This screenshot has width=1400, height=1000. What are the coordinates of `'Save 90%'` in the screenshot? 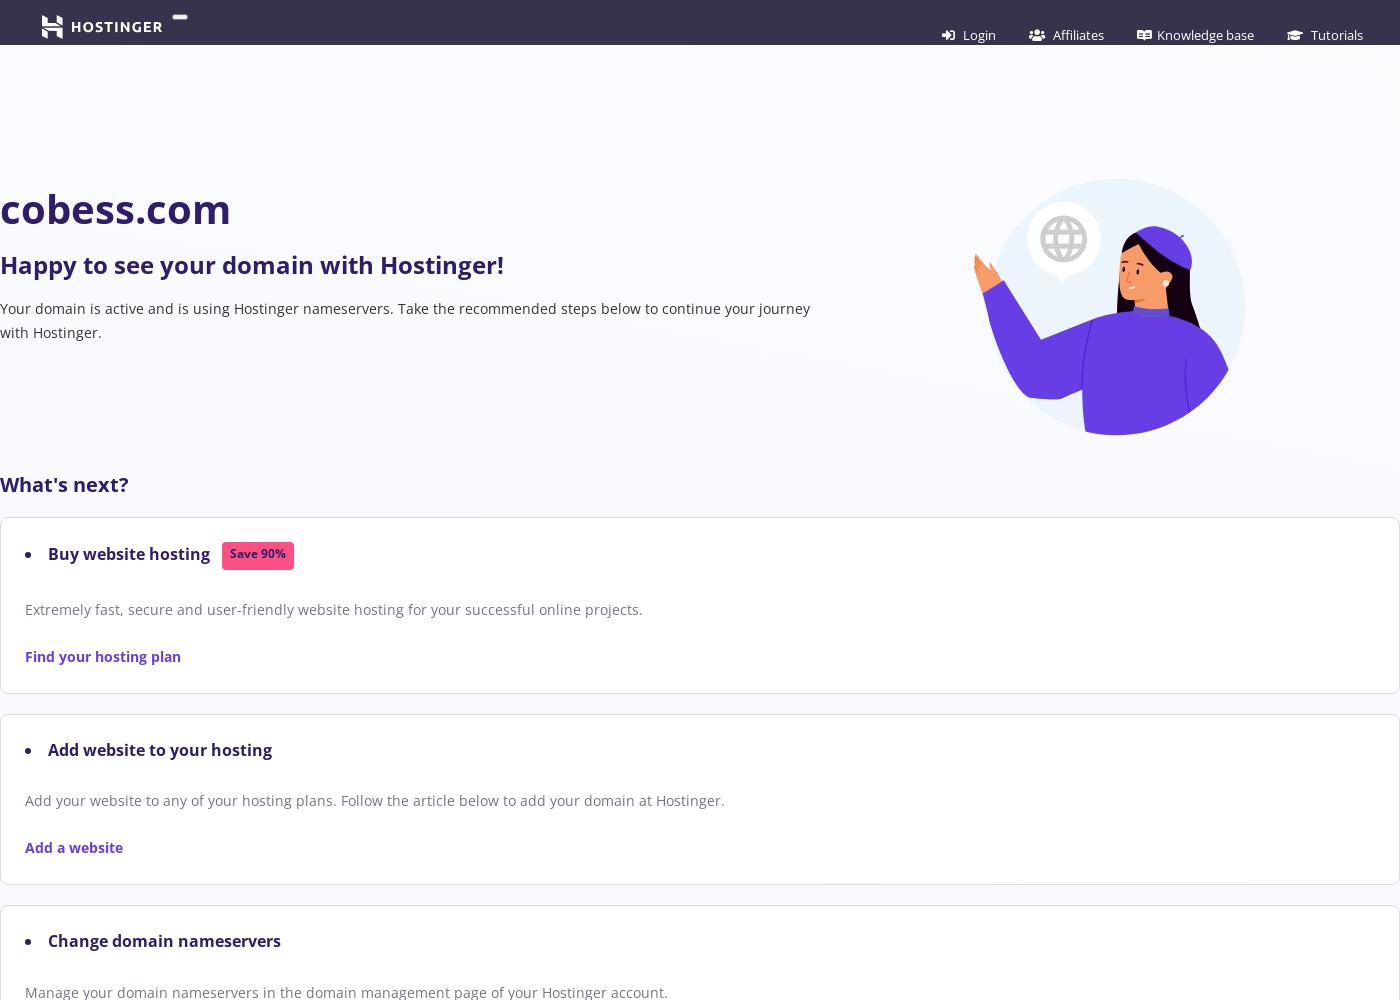 It's located at (230, 553).